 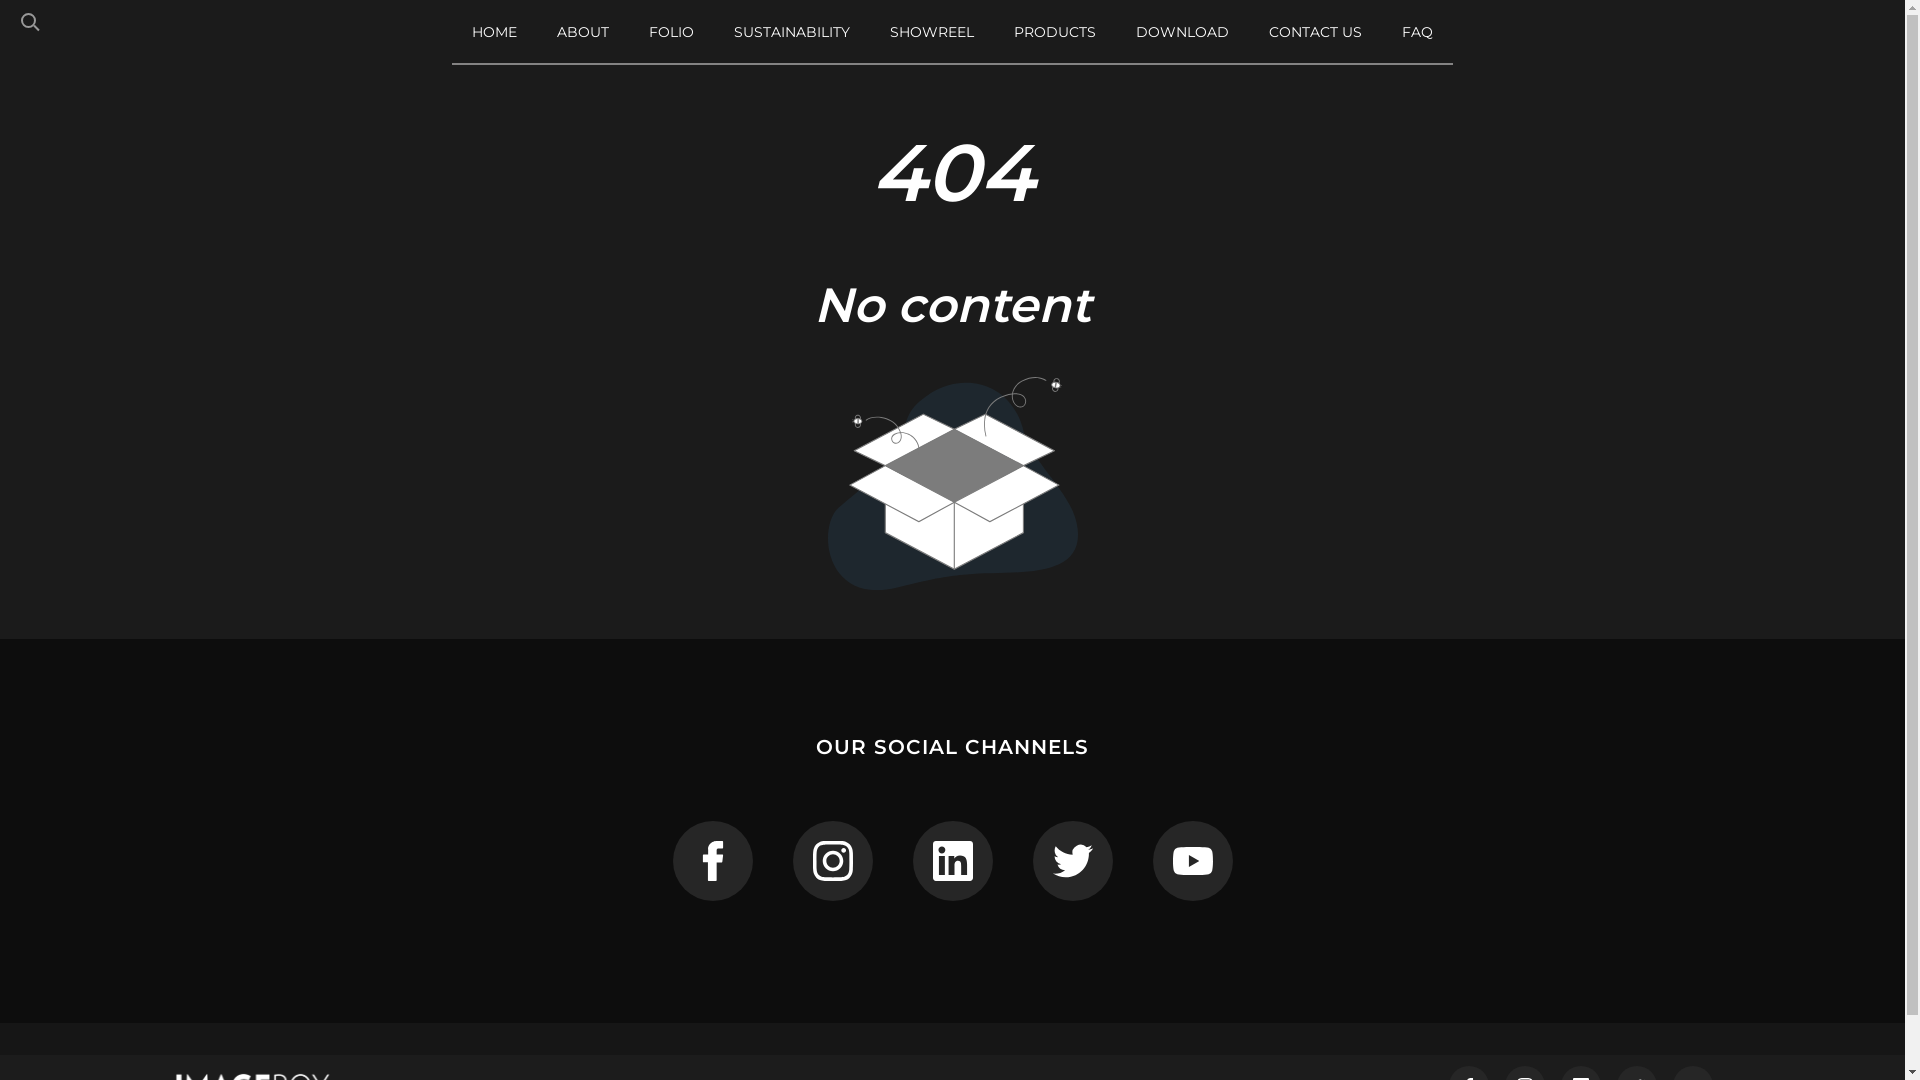 What do you see at coordinates (581, 32) in the screenshot?
I see `'ABOUT'` at bounding box center [581, 32].